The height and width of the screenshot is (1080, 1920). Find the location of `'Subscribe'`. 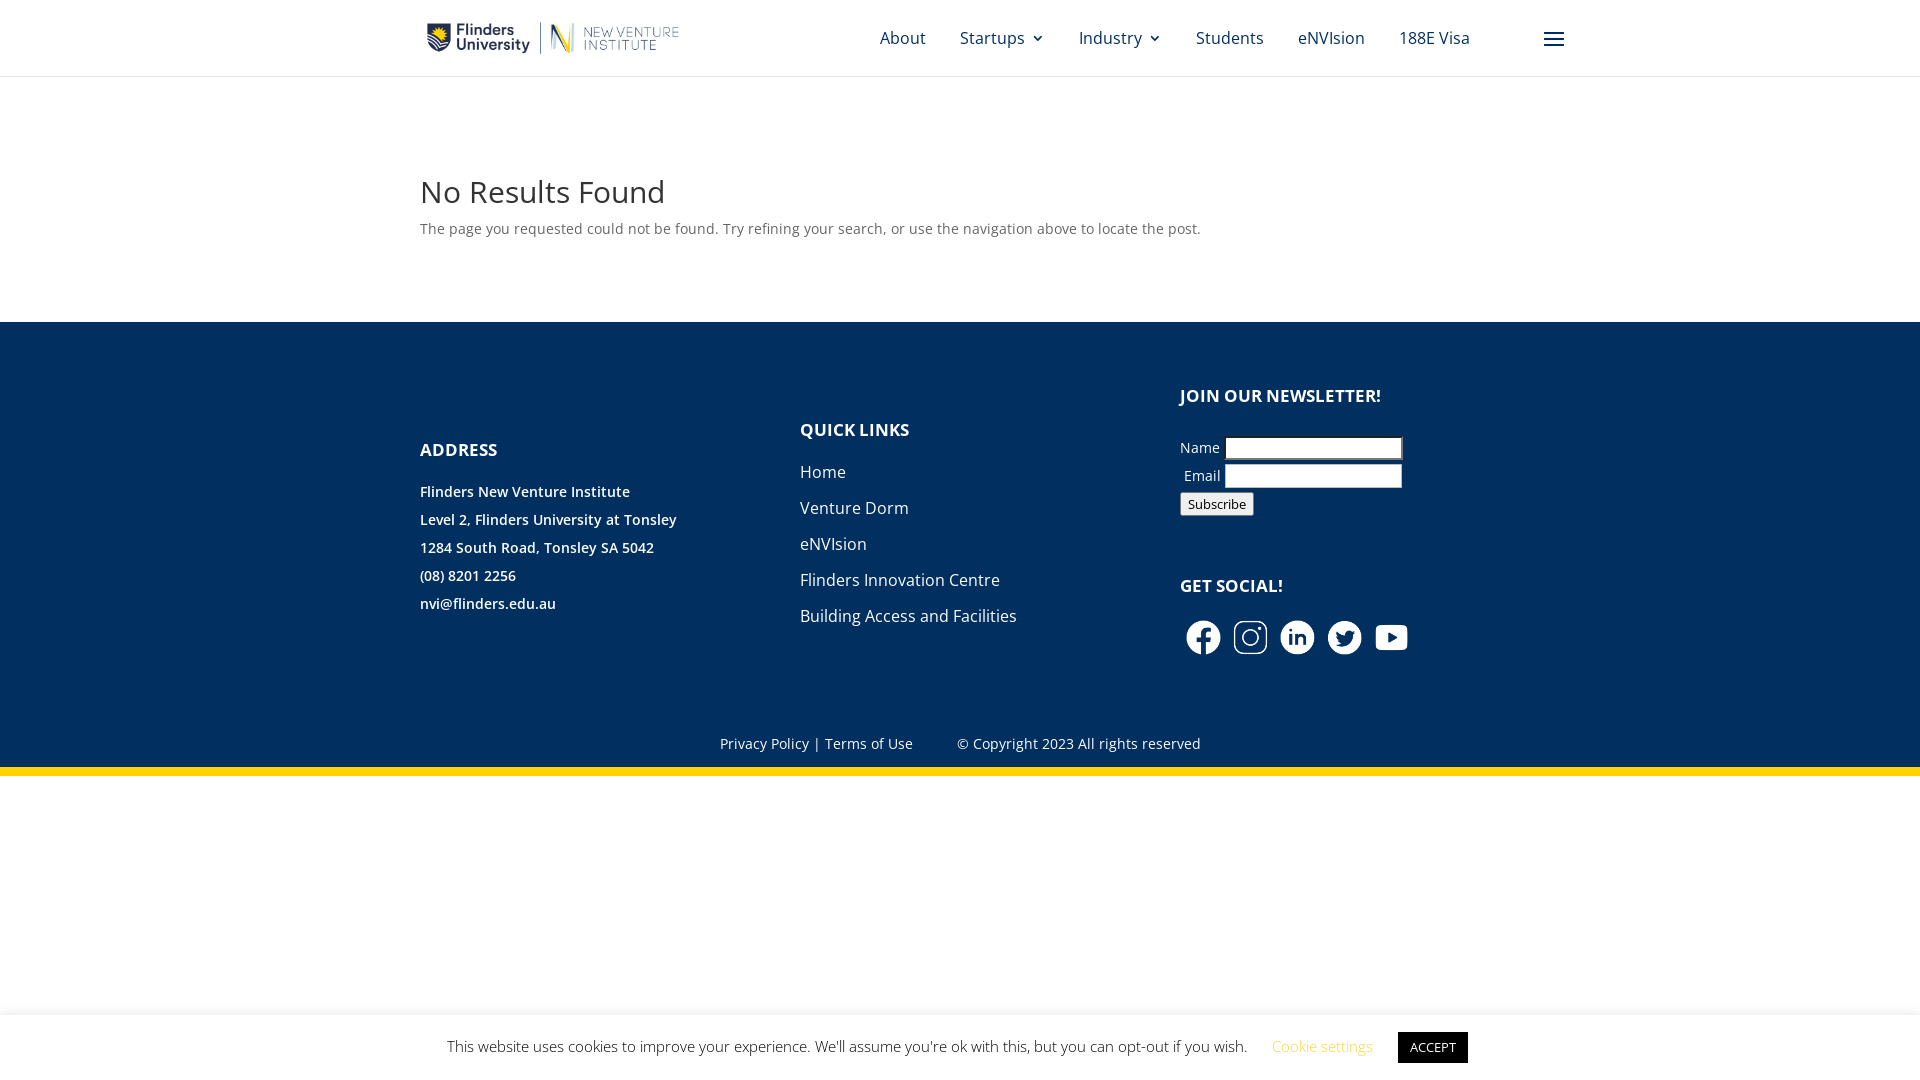

'Subscribe' is located at coordinates (1216, 503).